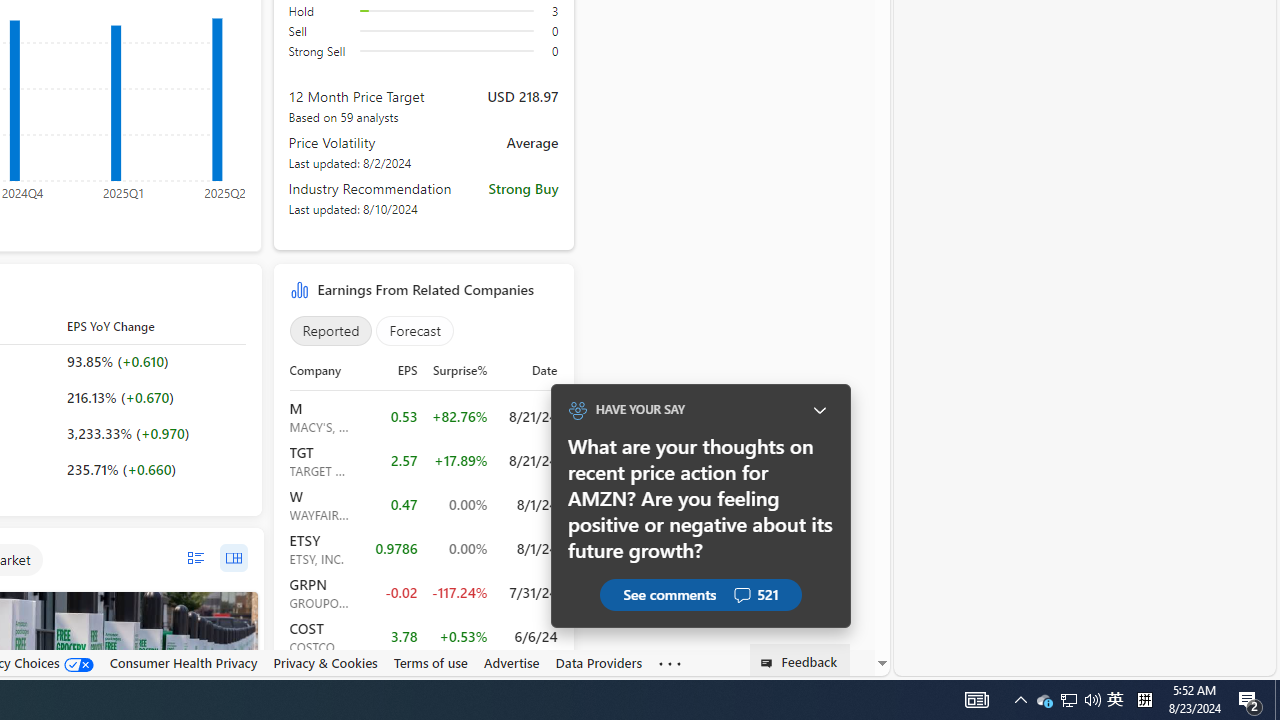 The width and height of the screenshot is (1280, 720). Describe the element at coordinates (429, 662) in the screenshot. I see `'Terms of use'` at that location.